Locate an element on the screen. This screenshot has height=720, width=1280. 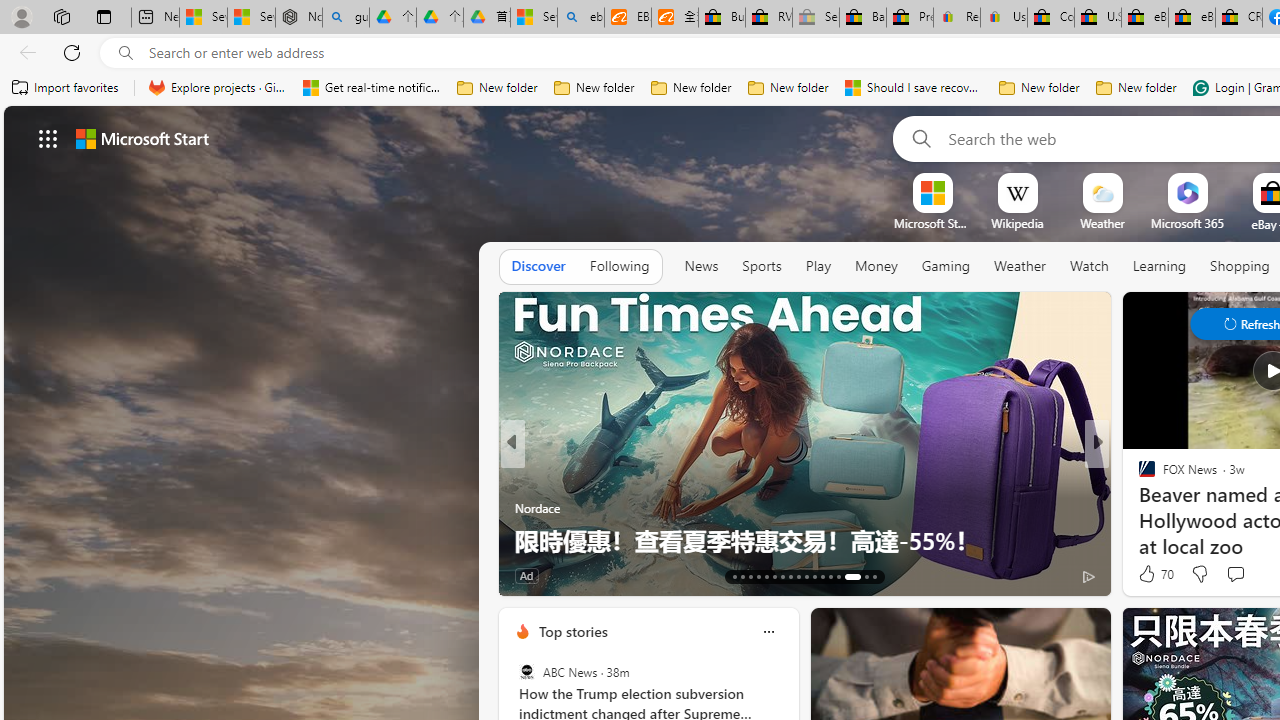
'Shopping' is located at coordinates (1239, 265).